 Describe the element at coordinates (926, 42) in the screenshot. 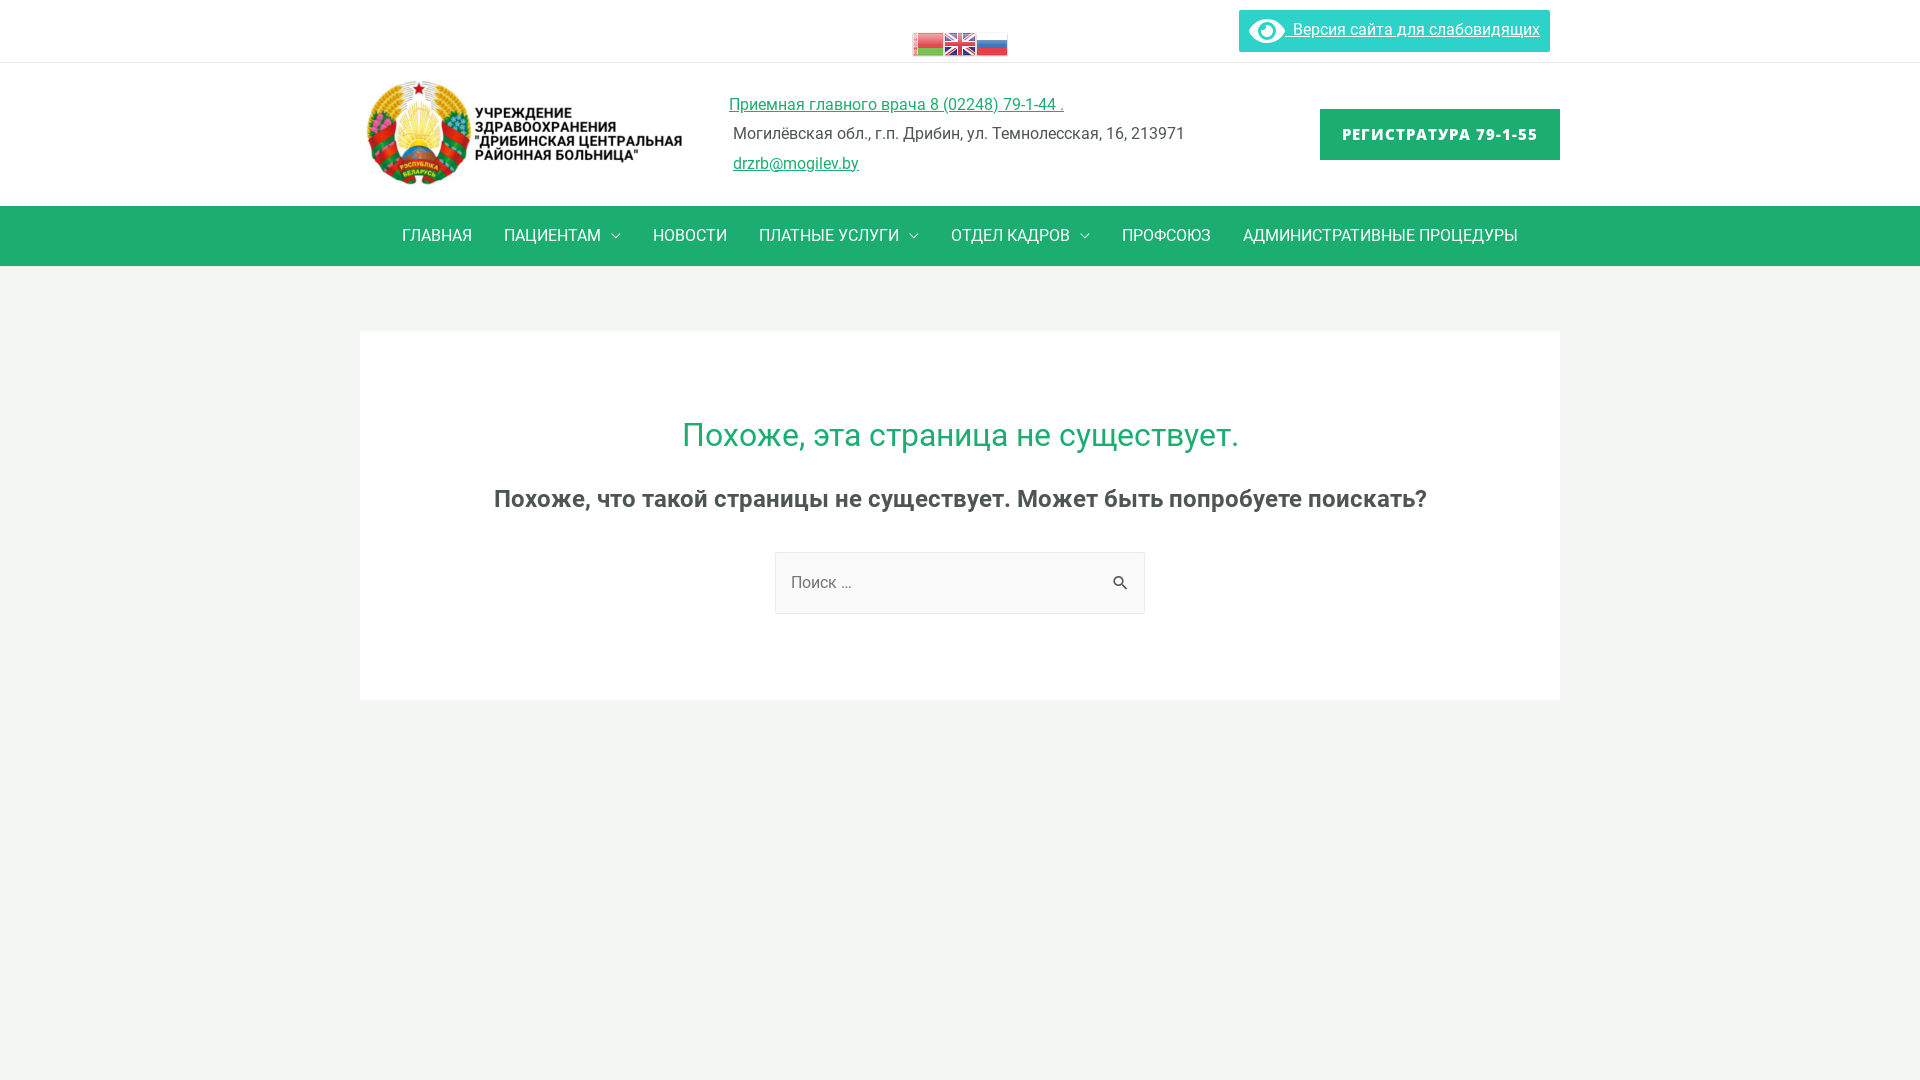

I see `'Belarusian'` at that location.